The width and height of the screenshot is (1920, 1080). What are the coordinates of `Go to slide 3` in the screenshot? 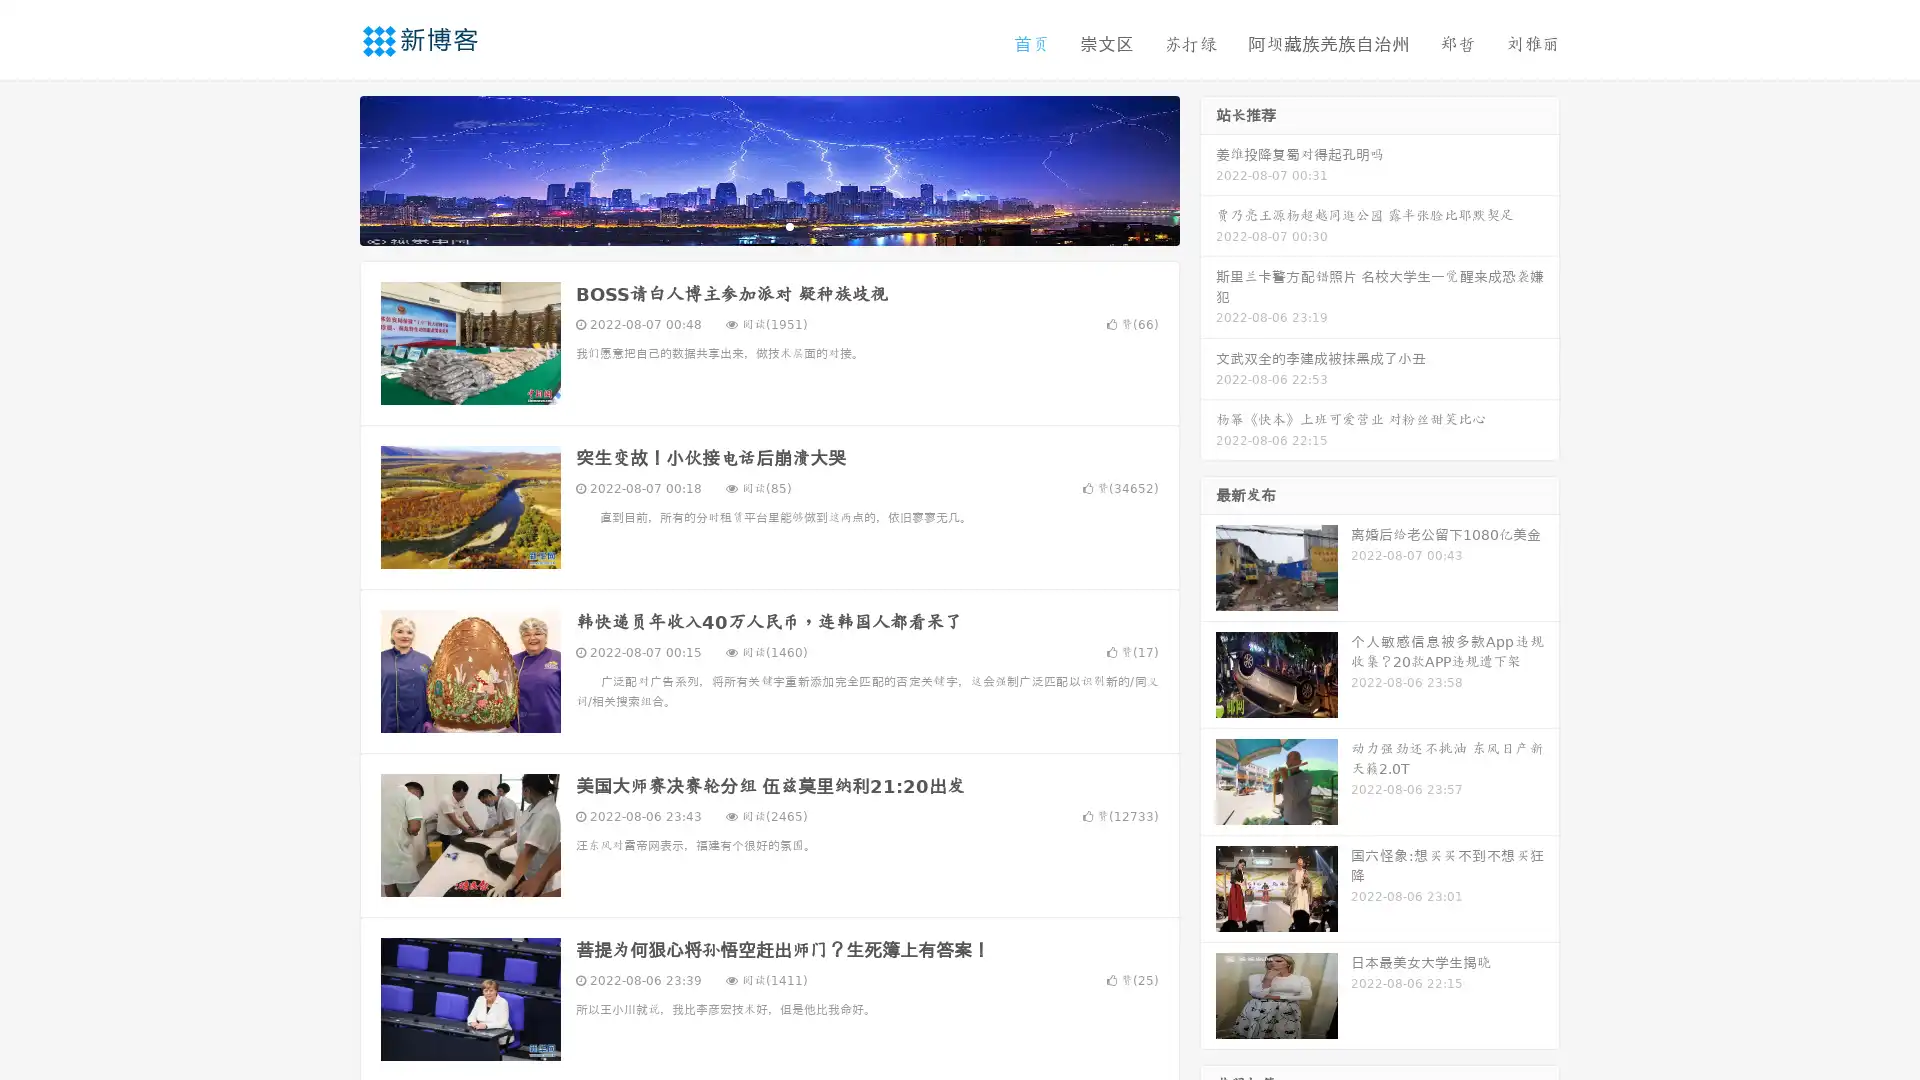 It's located at (789, 225).